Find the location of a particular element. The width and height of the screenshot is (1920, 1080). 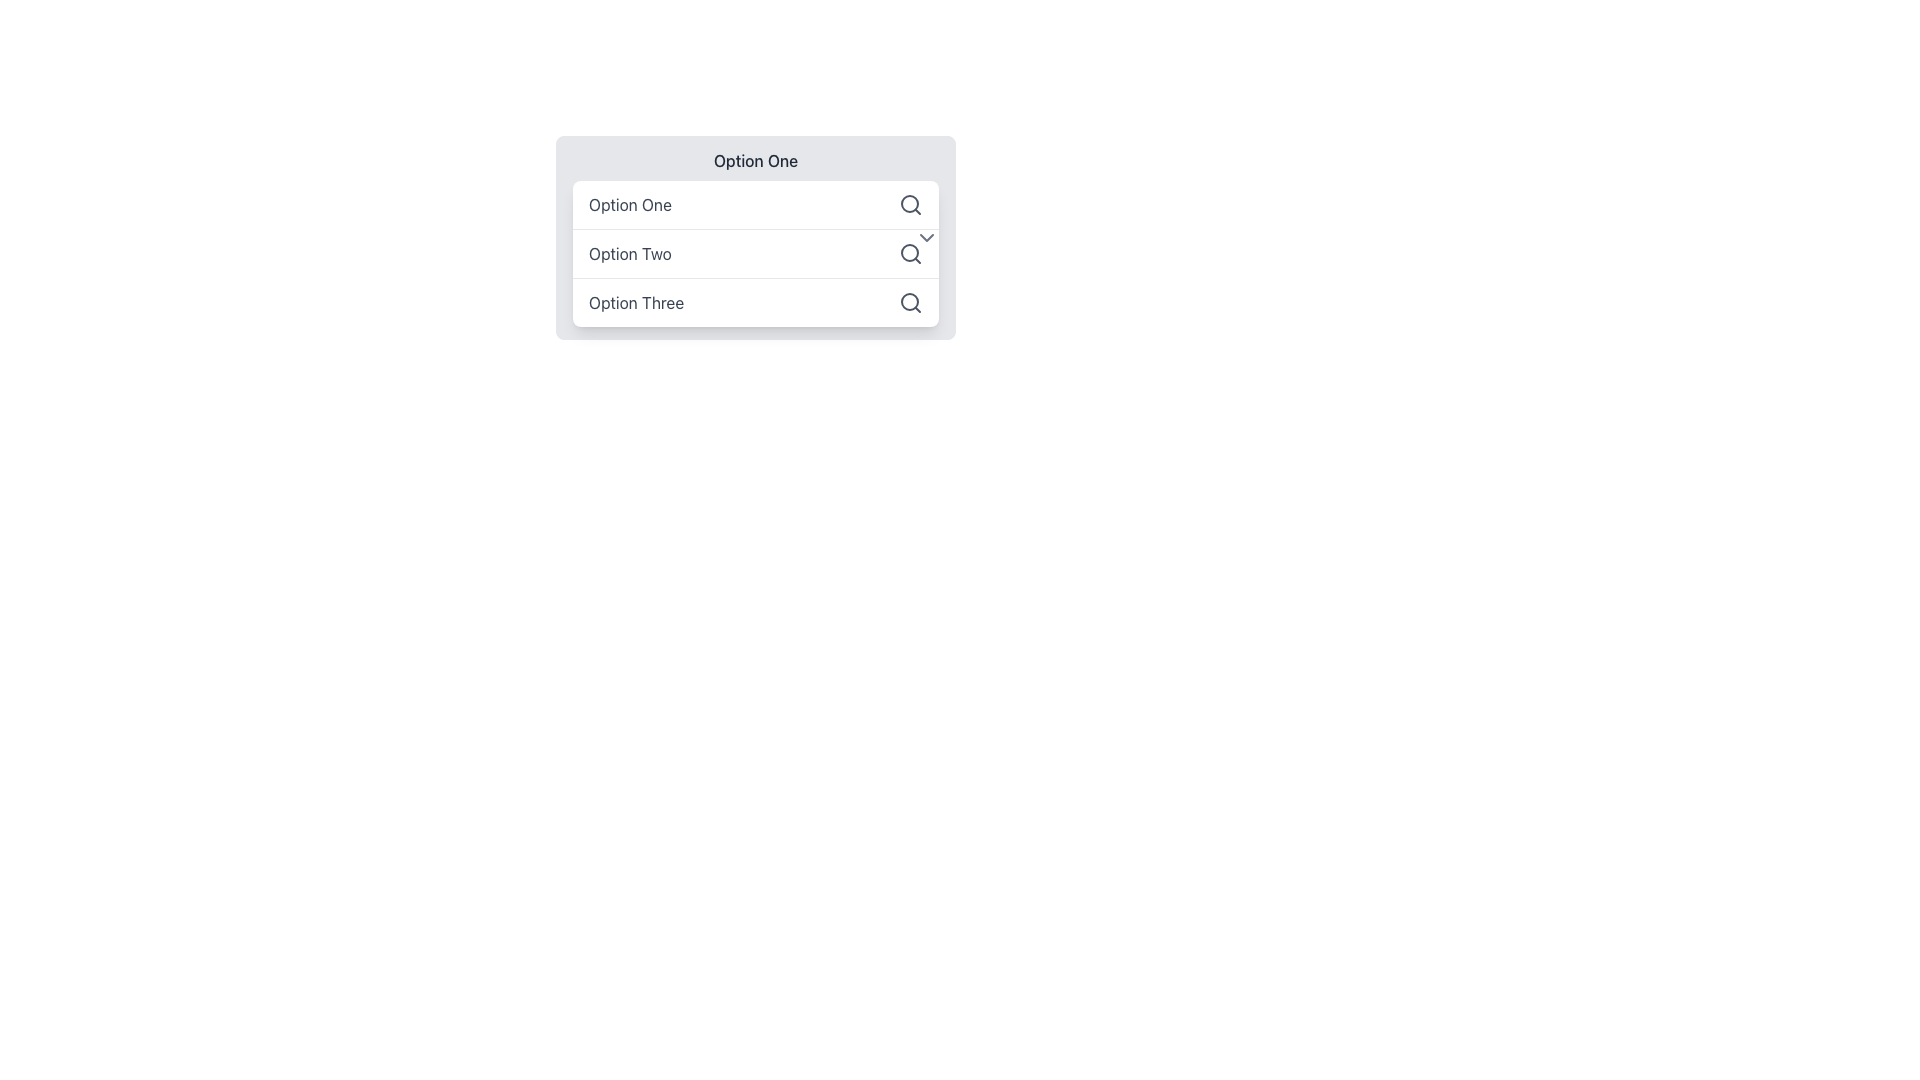

the middle option is located at coordinates (754, 237).